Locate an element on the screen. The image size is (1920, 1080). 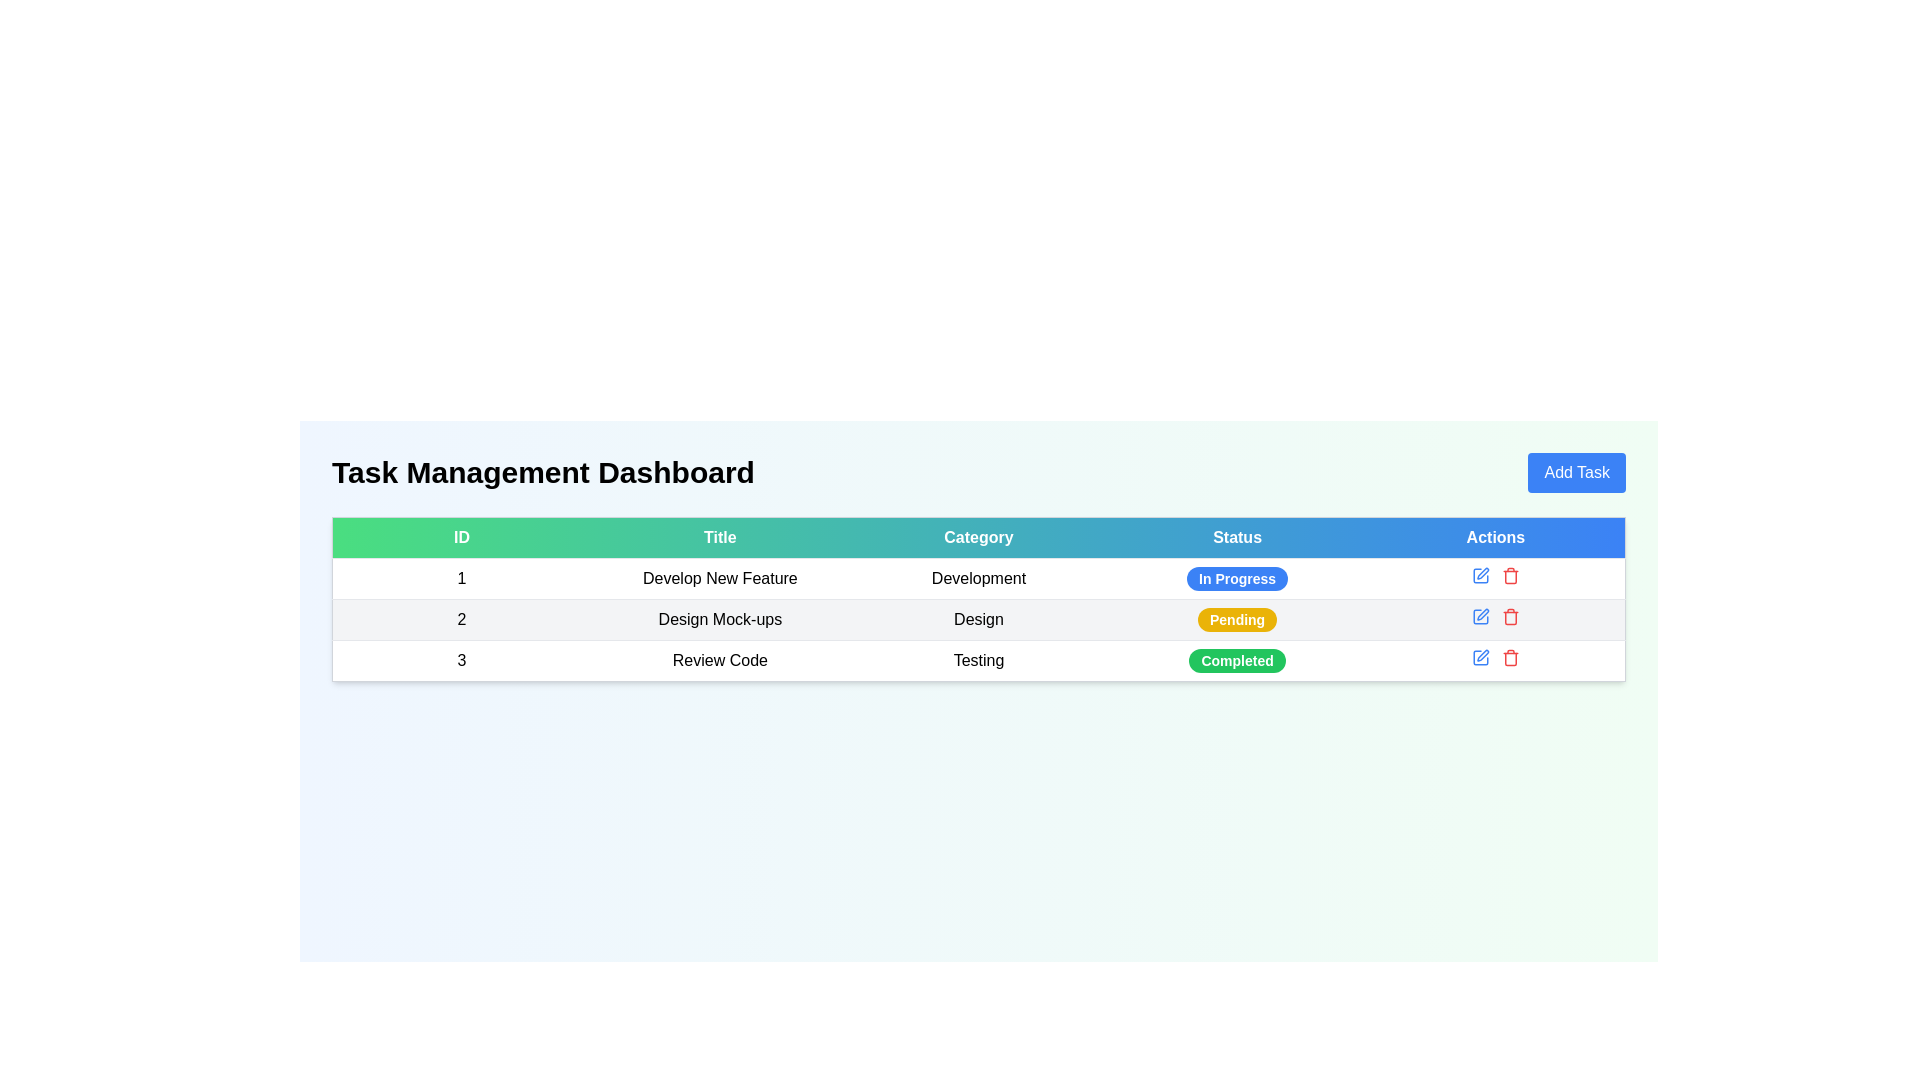
the red trash/delete icon in the 'Actions' column of the second row ('Design Mock-ups') in the task management dashboard is located at coordinates (1510, 617).